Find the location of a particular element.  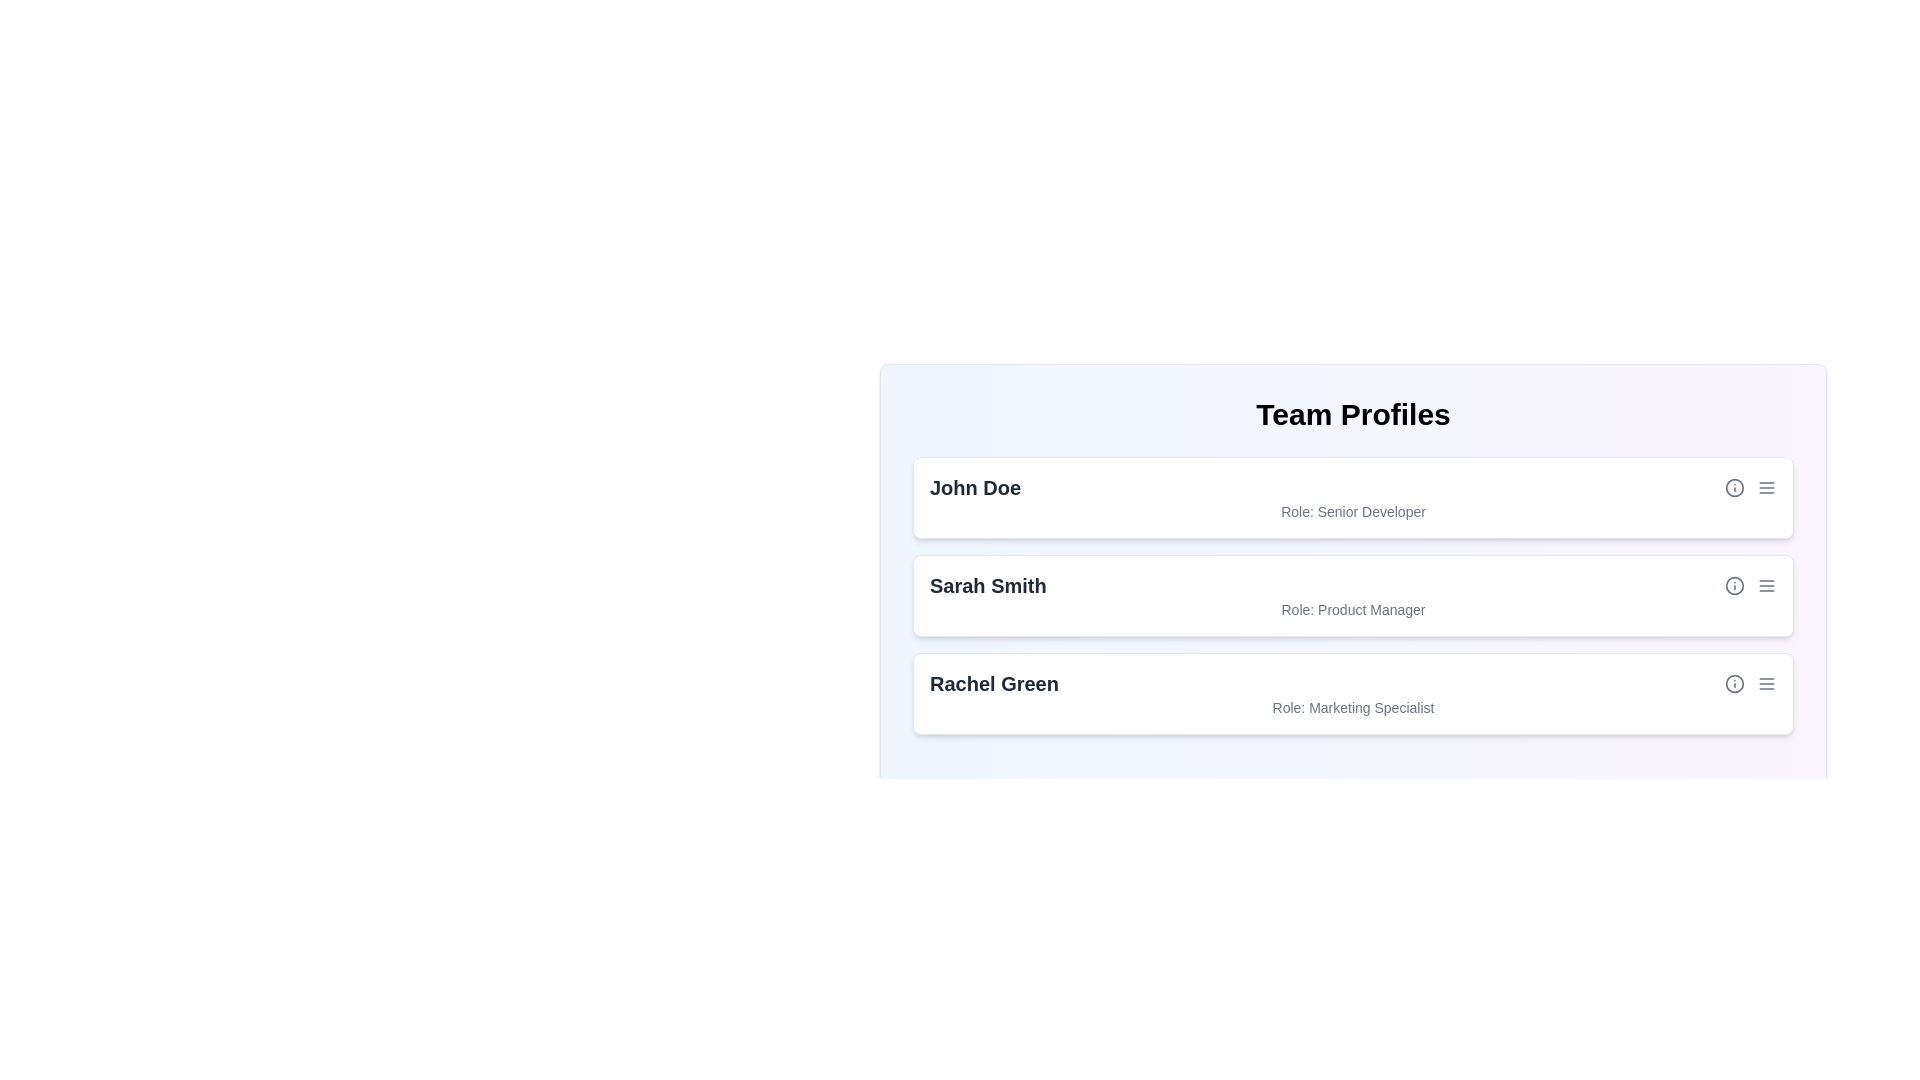

the 'Team Profiles' heading, which is a bold text element styled prominently at the top of the team profiles panel is located at coordinates (1353, 414).